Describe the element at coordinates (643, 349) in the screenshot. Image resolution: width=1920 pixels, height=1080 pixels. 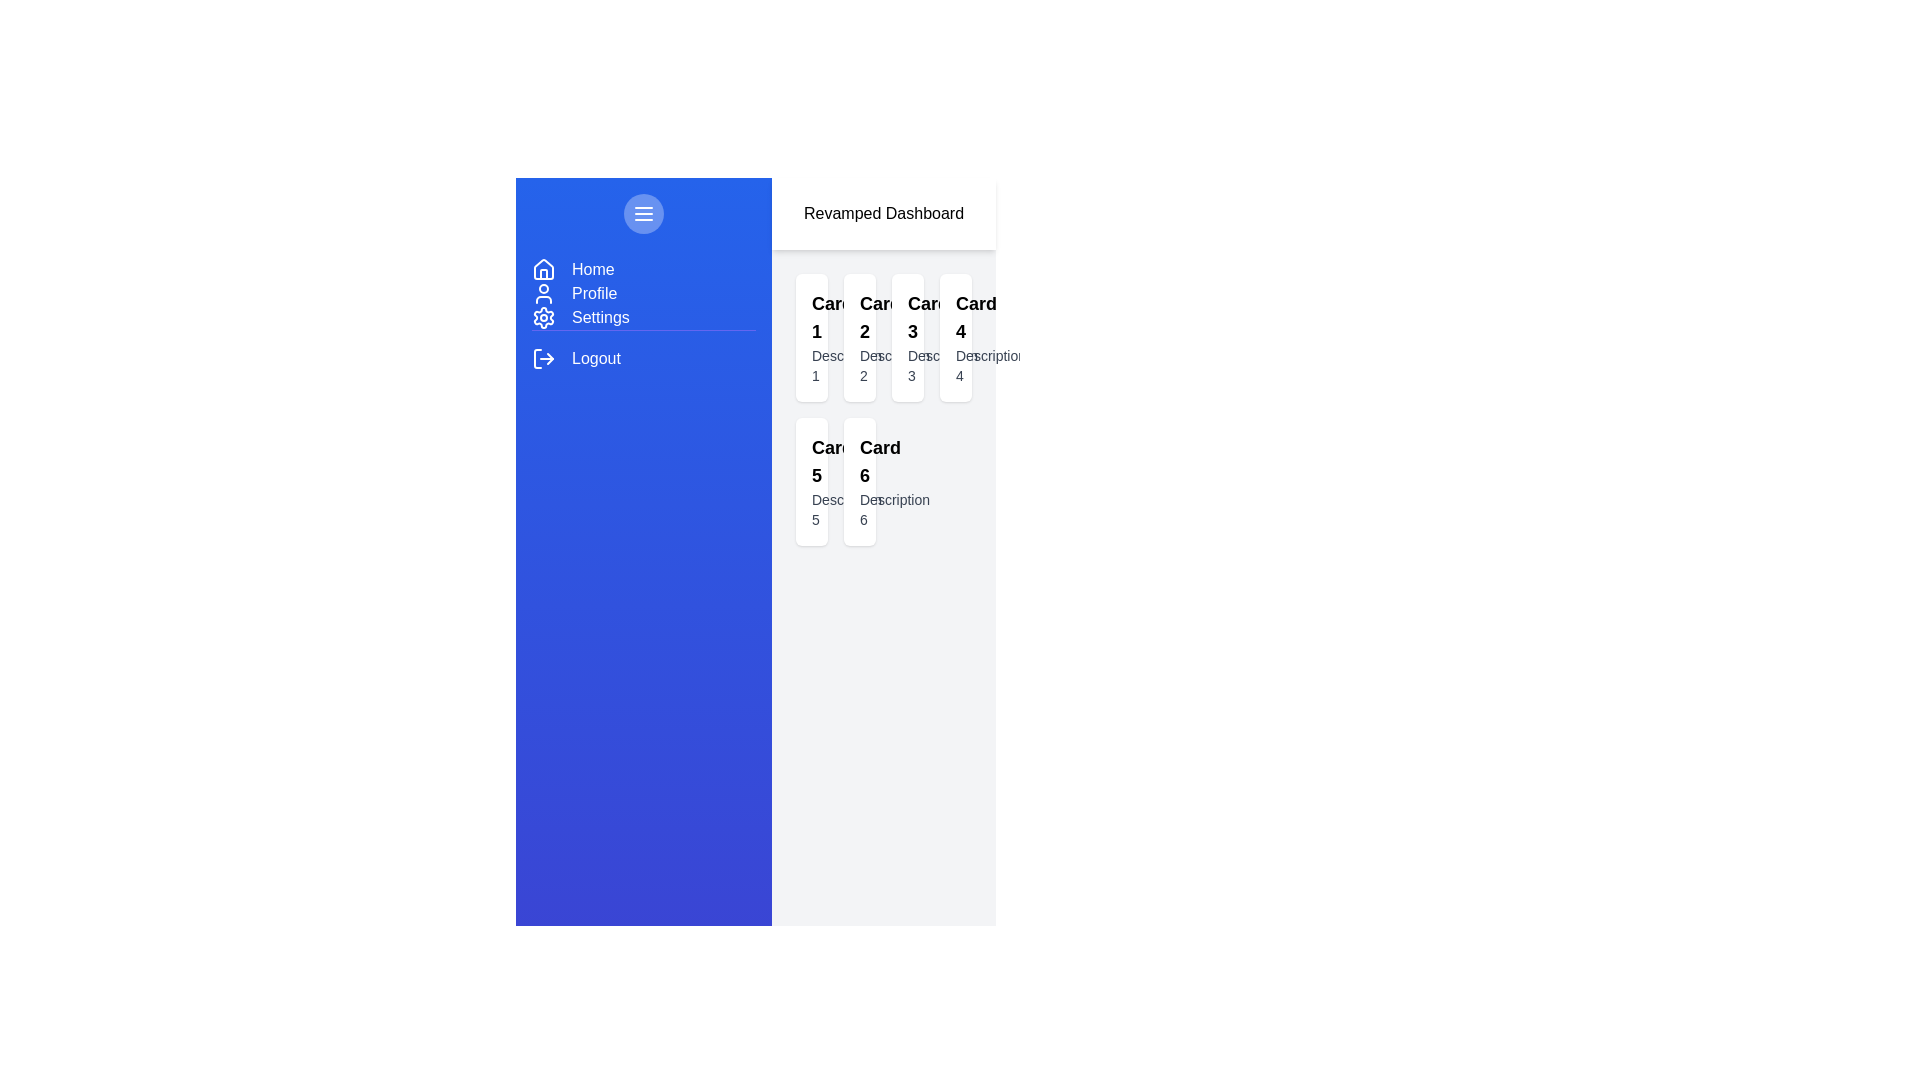
I see `the Logout Navigation Menu Item located at the bottom of the navigation menu, below the 'Settings' option` at that location.